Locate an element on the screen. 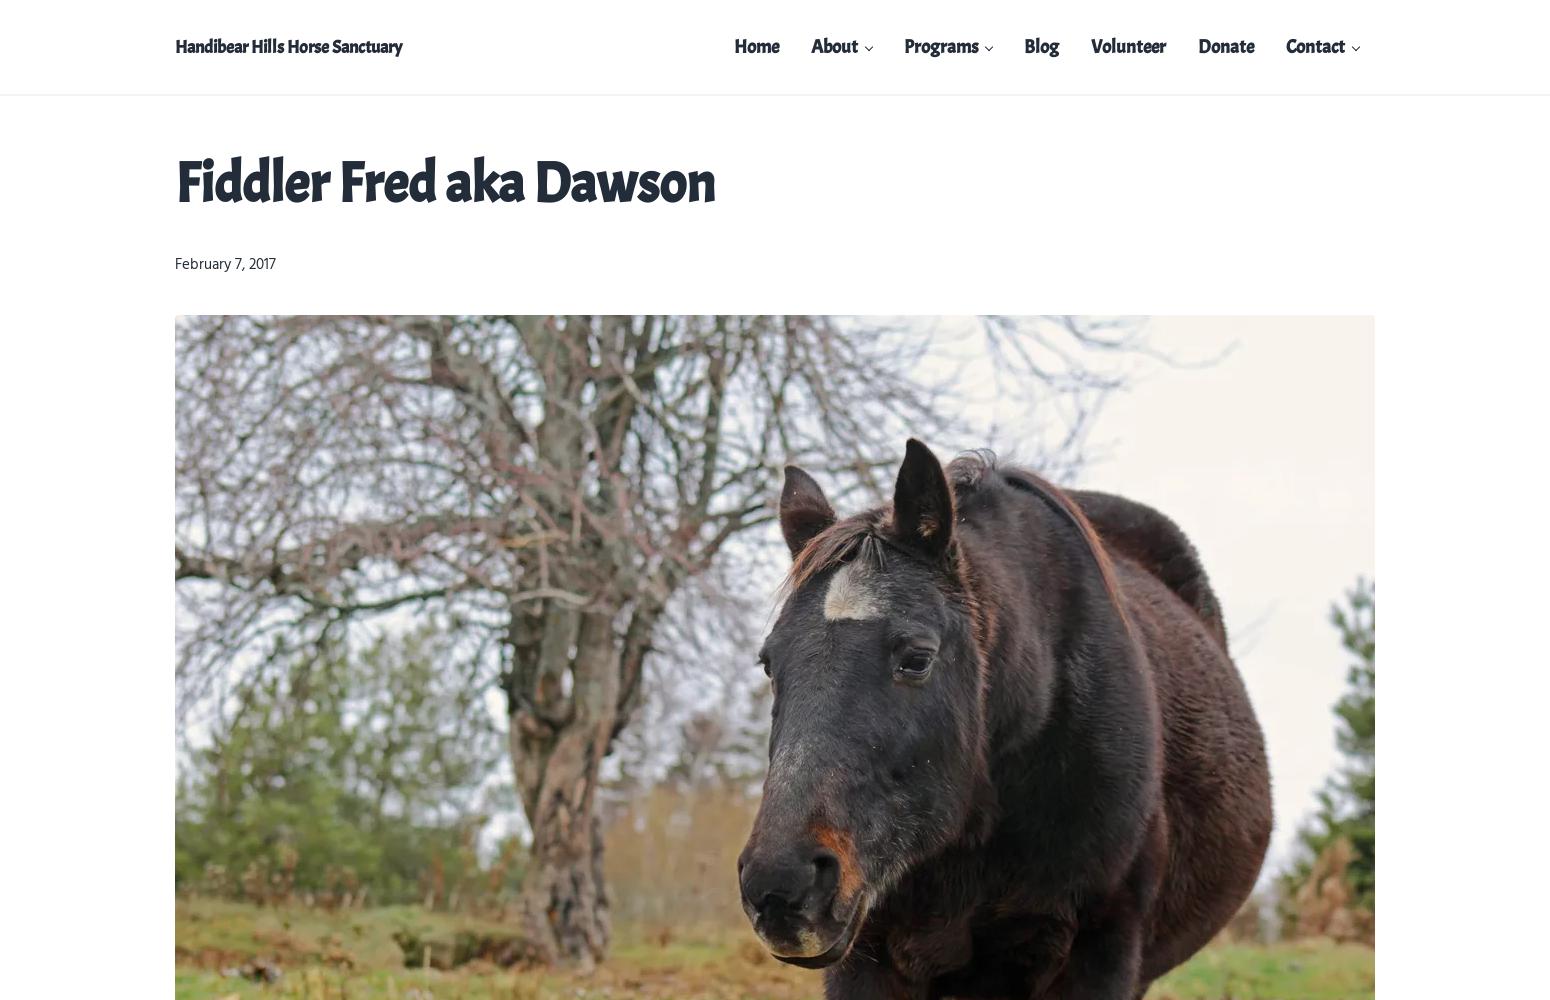 The width and height of the screenshot is (1550, 1000). 'Blog' is located at coordinates (1041, 46).